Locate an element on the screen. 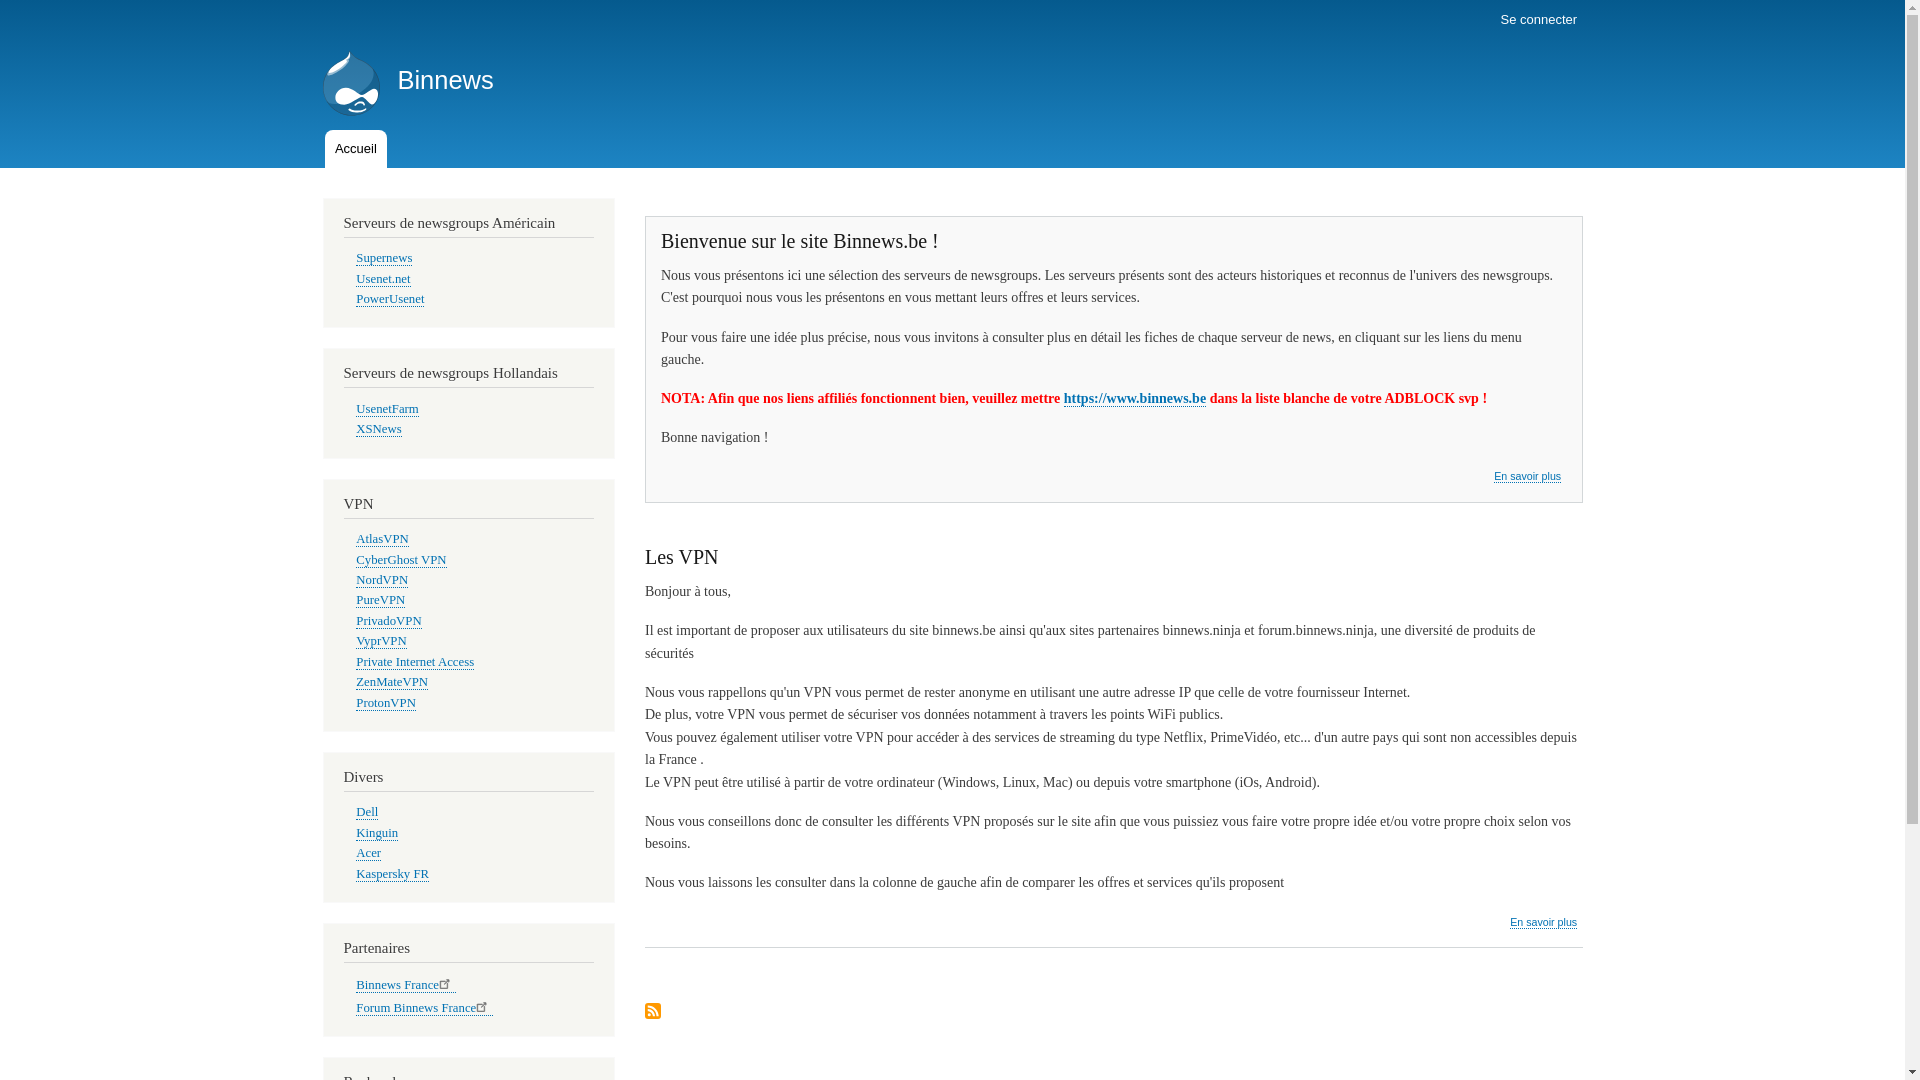 The height and width of the screenshot is (1080, 1920). 'https://www.binnews.be' is located at coordinates (1134, 398).